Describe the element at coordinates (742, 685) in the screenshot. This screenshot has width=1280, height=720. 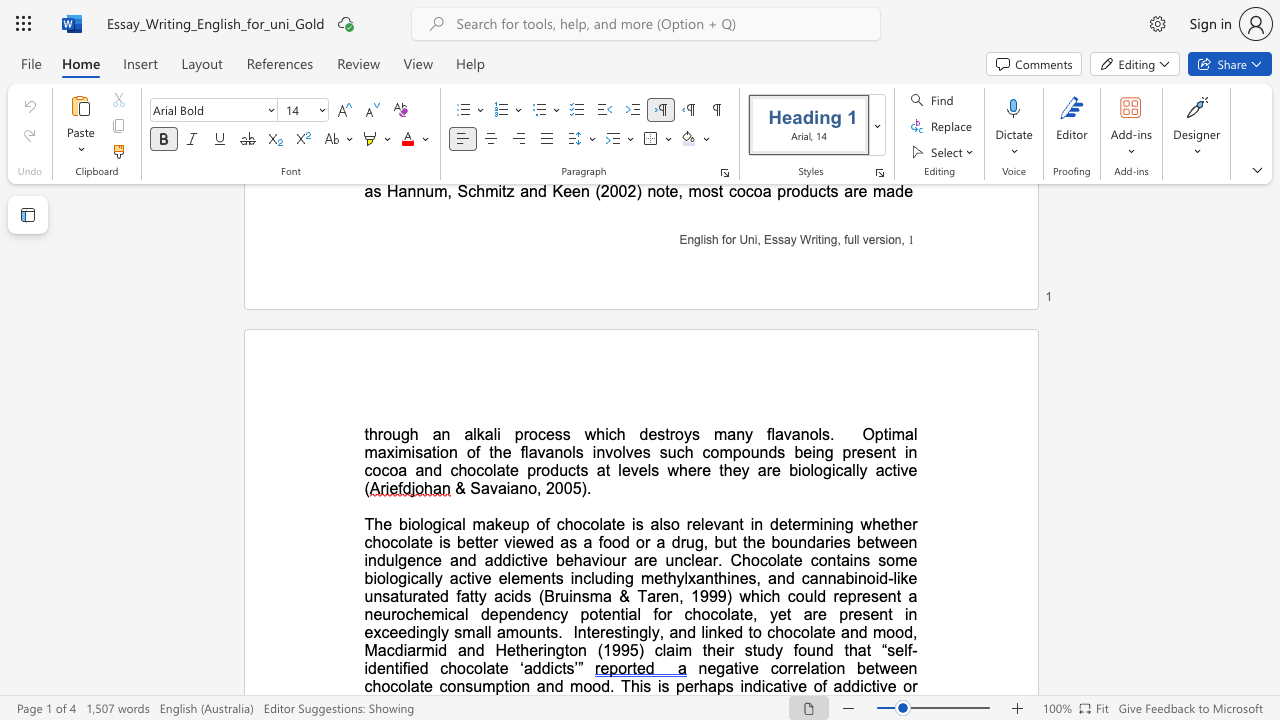
I see `the subset text "ndic" within the text "perhaps indicative"` at that location.